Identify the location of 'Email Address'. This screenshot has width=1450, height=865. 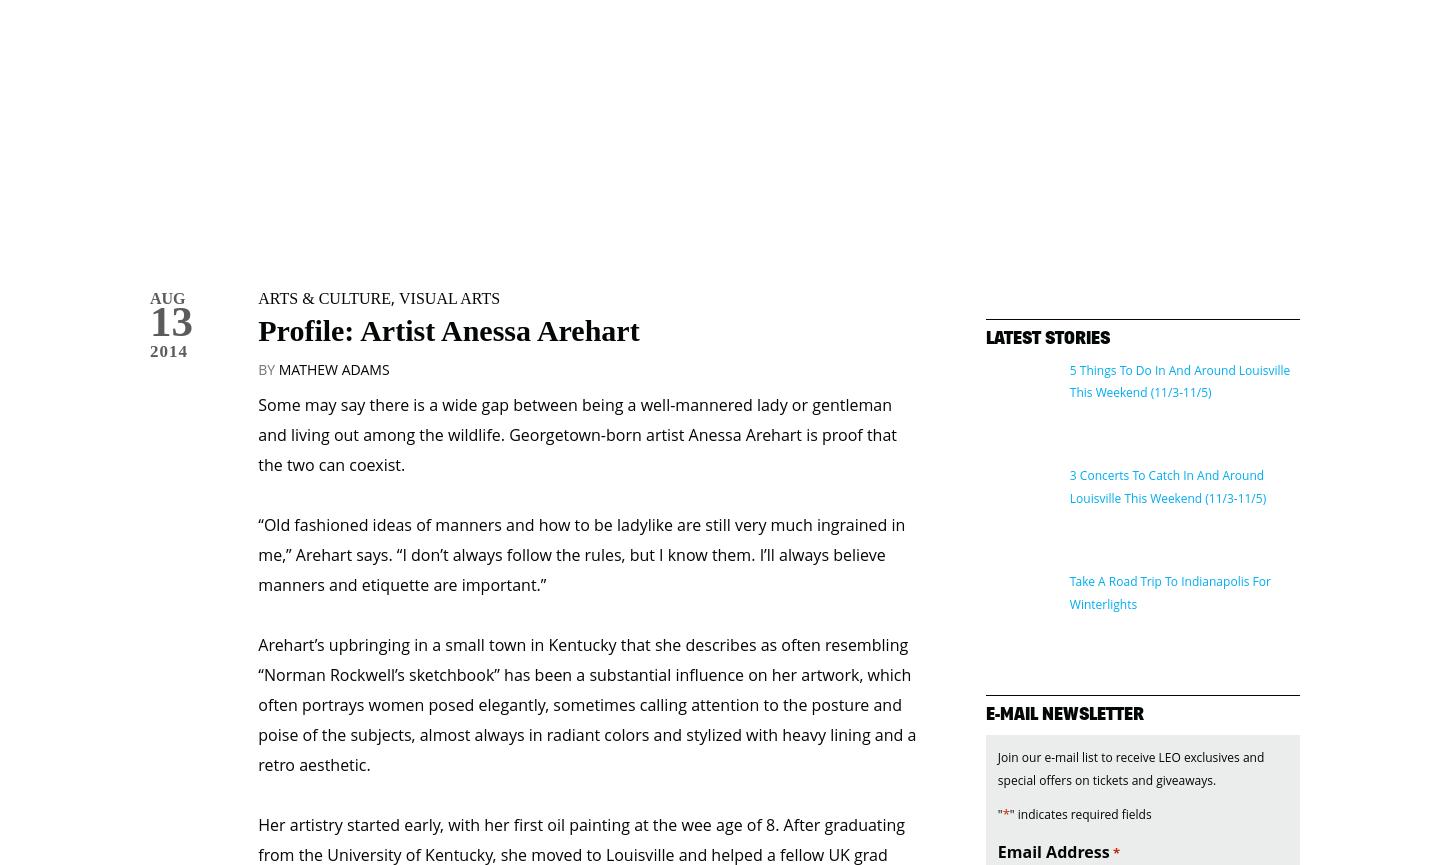
(1052, 765).